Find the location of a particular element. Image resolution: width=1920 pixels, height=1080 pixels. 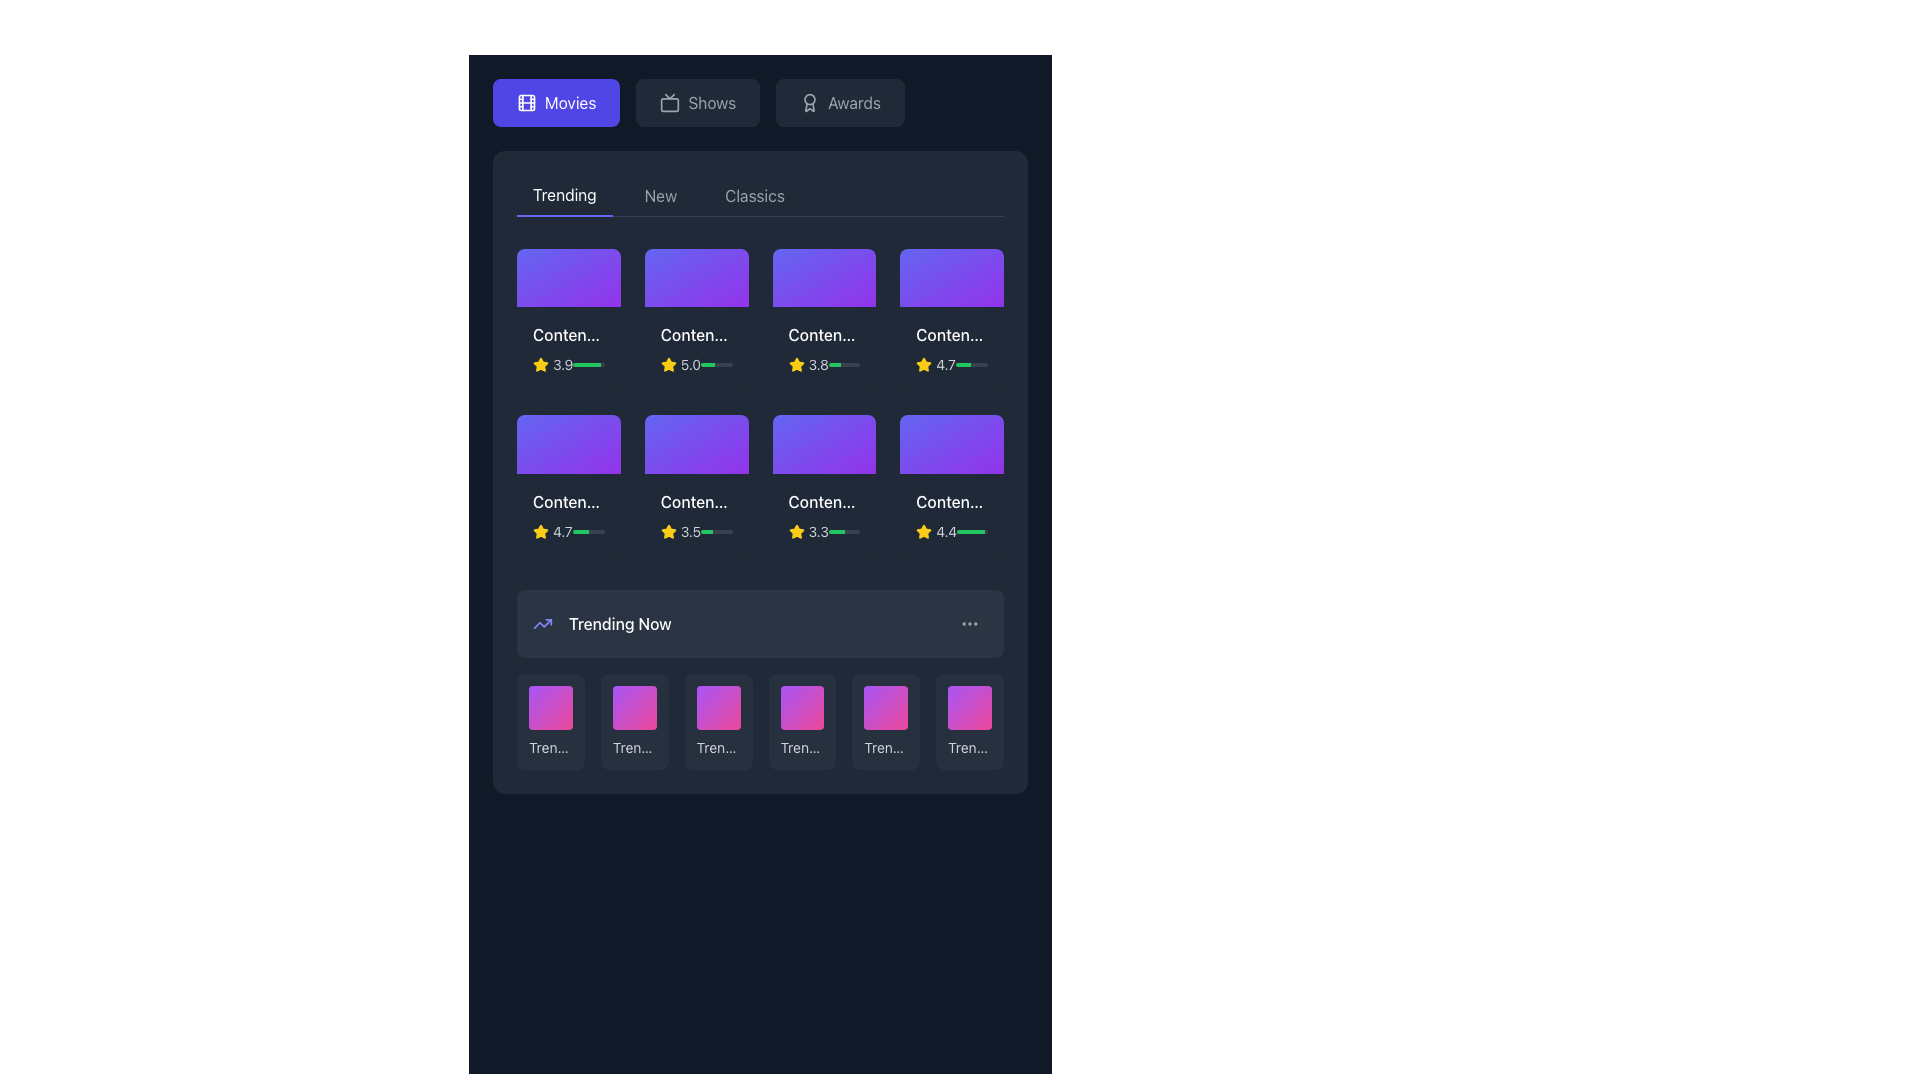

the static text label indicating the category of currently popular or trending items is located at coordinates (619, 622).